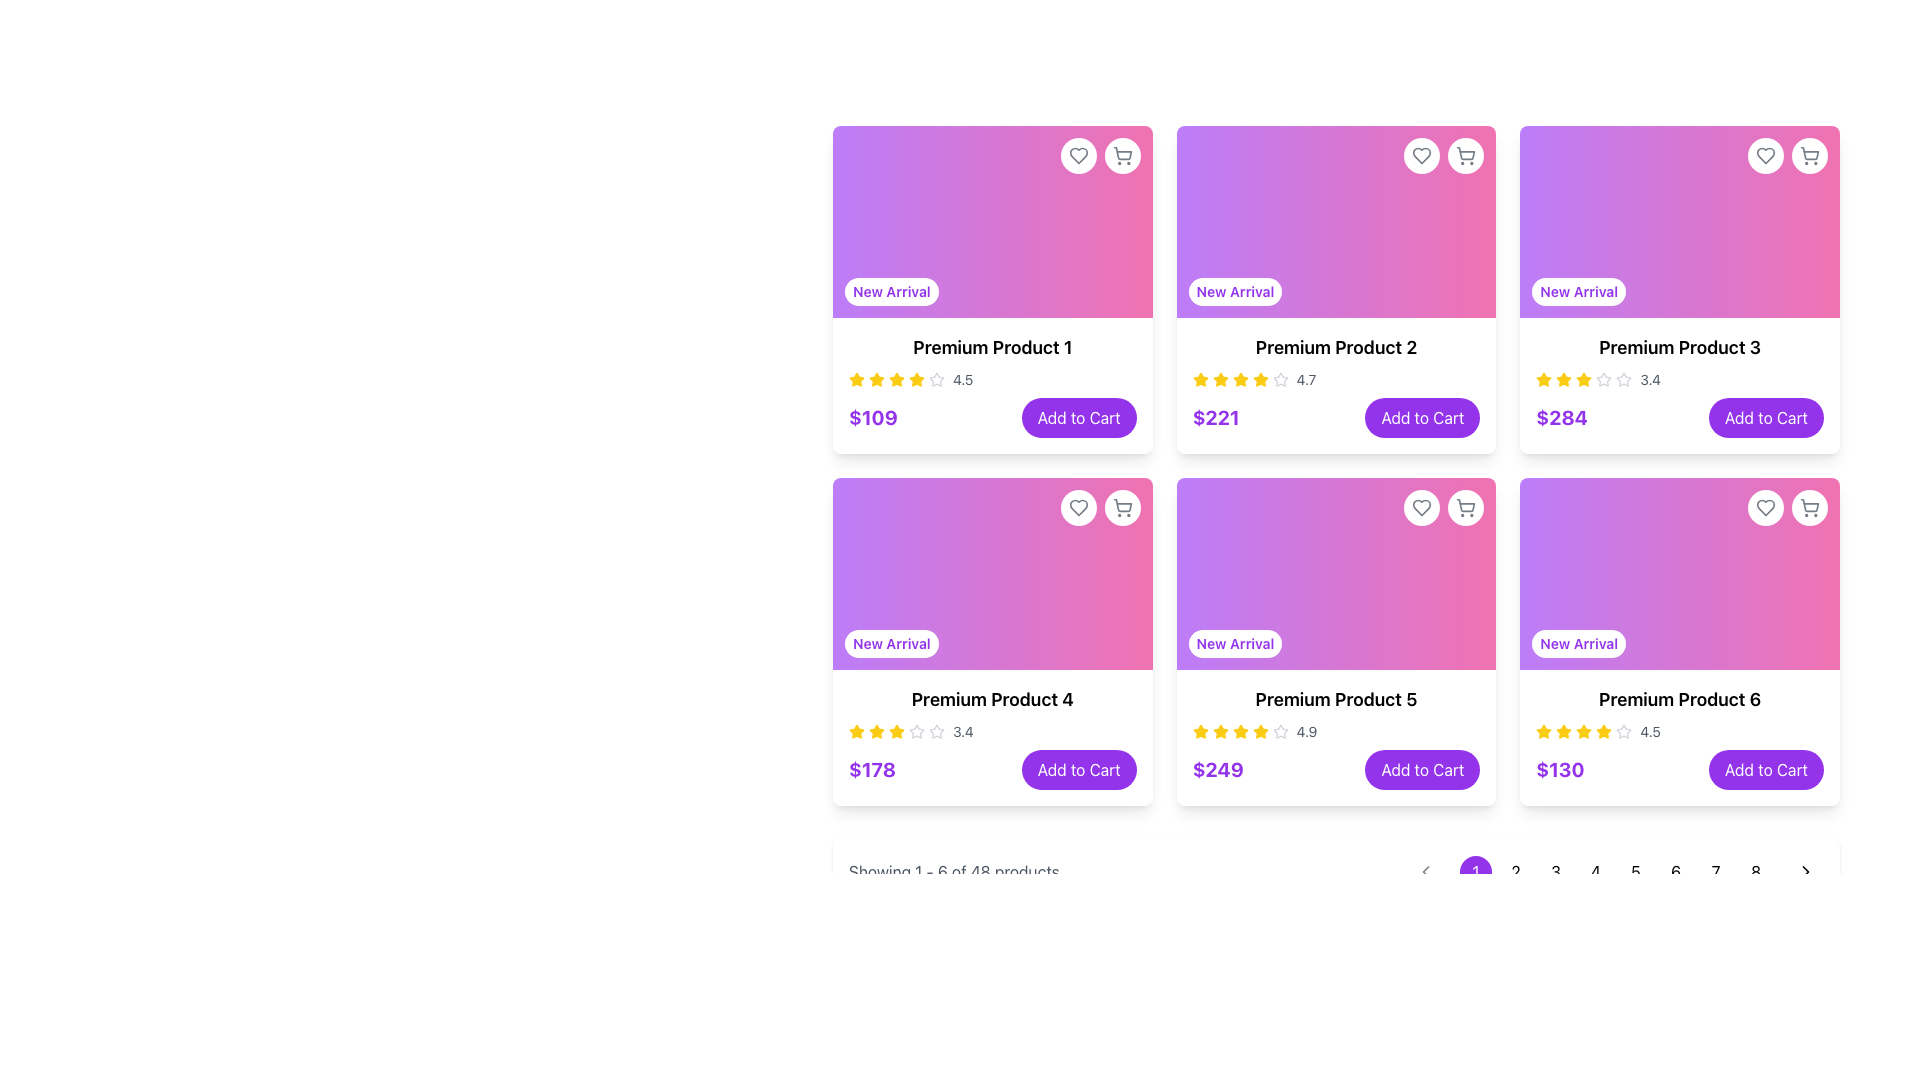 The image size is (1920, 1080). I want to click on the third yellow star icon in the 5-star rating section under 'Premium Product 1', so click(857, 379).